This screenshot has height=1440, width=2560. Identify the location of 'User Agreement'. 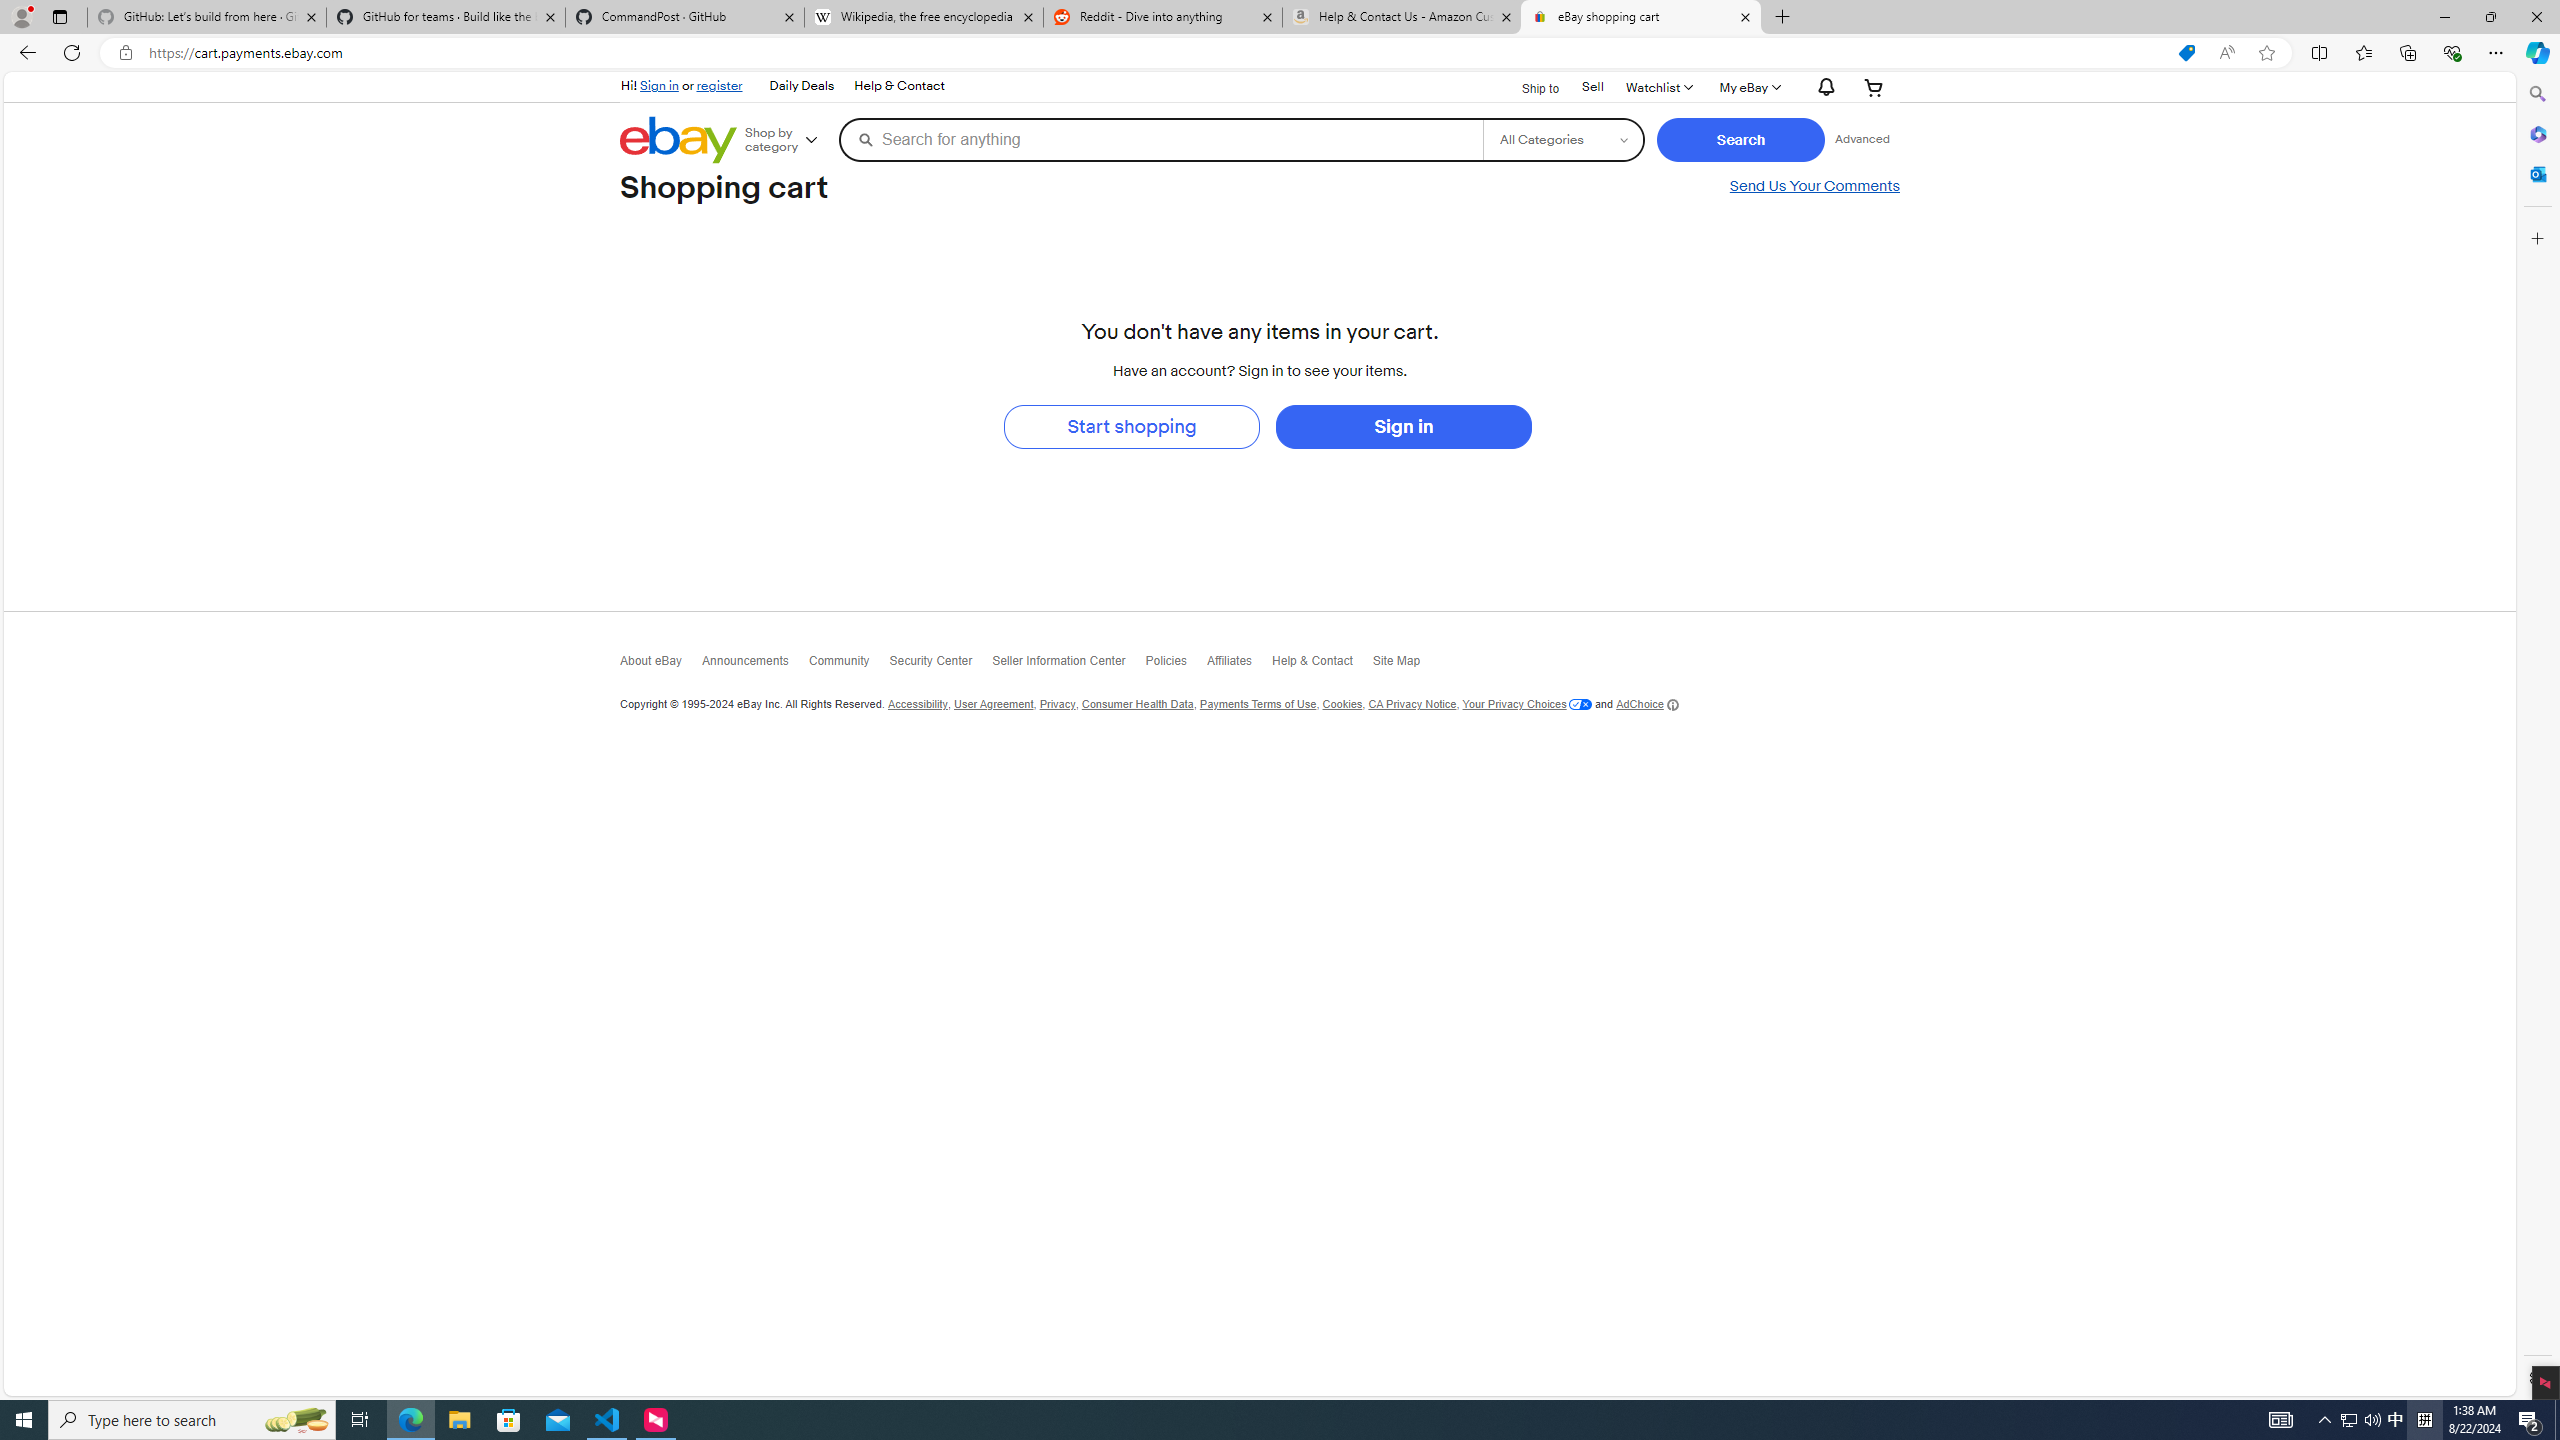
(994, 704).